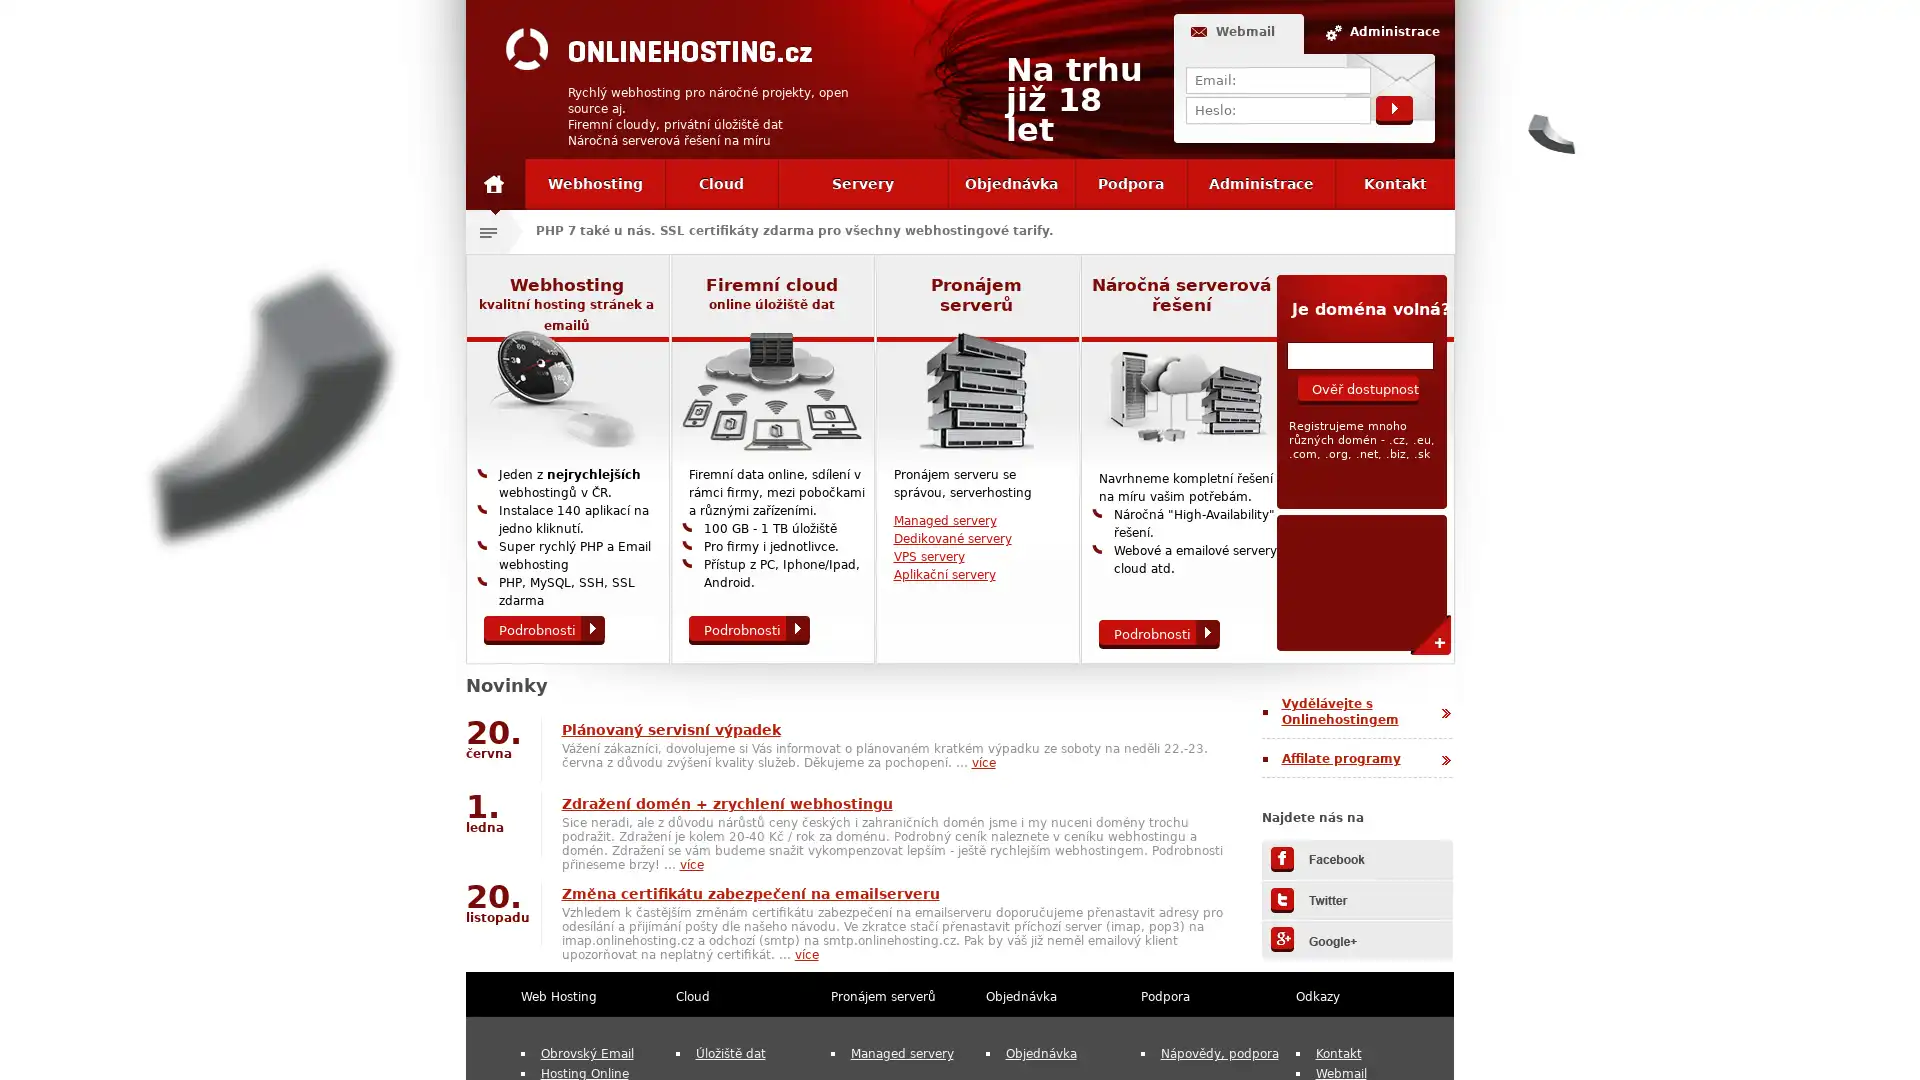 This screenshot has width=1920, height=1080. Describe the element at coordinates (1158, 634) in the screenshot. I see `Podrobnosti` at that location.